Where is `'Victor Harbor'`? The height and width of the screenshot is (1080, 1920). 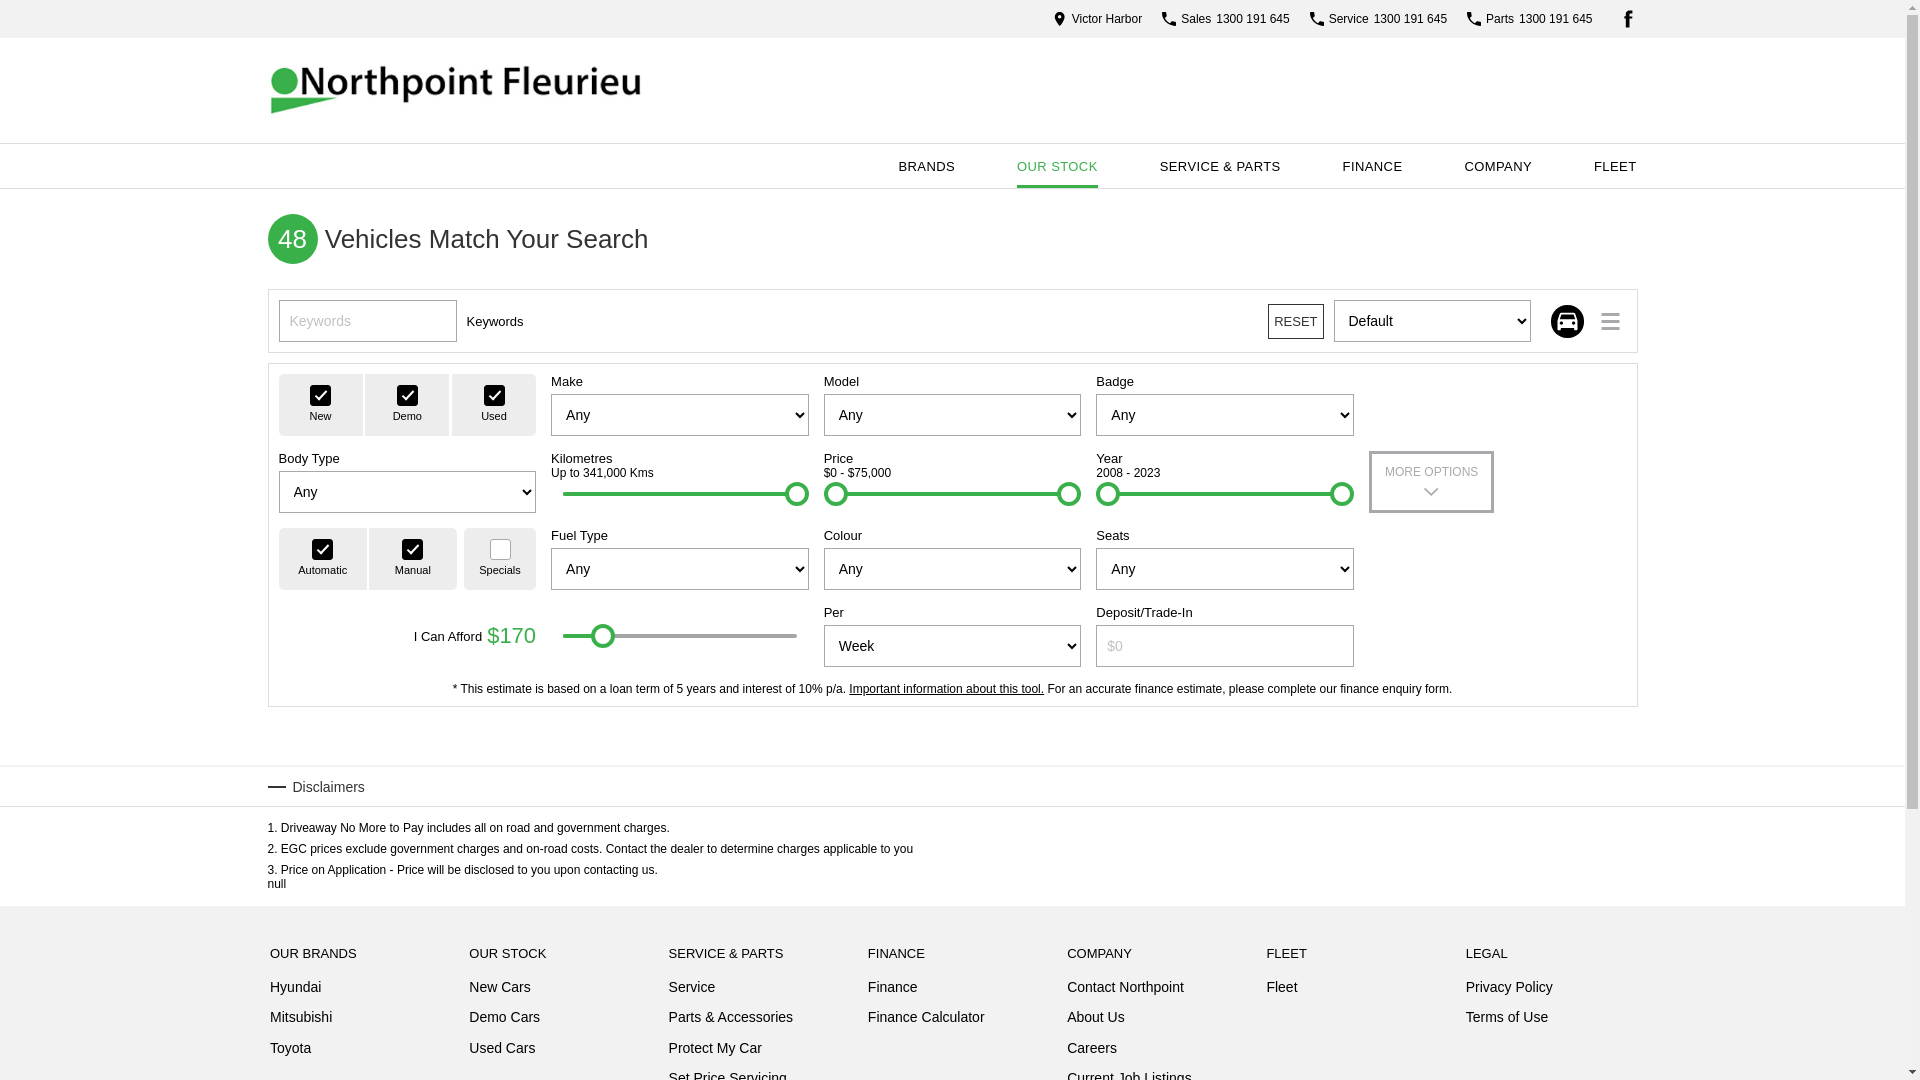 'Victor Harbor' is located at coordinates (1096, 18).